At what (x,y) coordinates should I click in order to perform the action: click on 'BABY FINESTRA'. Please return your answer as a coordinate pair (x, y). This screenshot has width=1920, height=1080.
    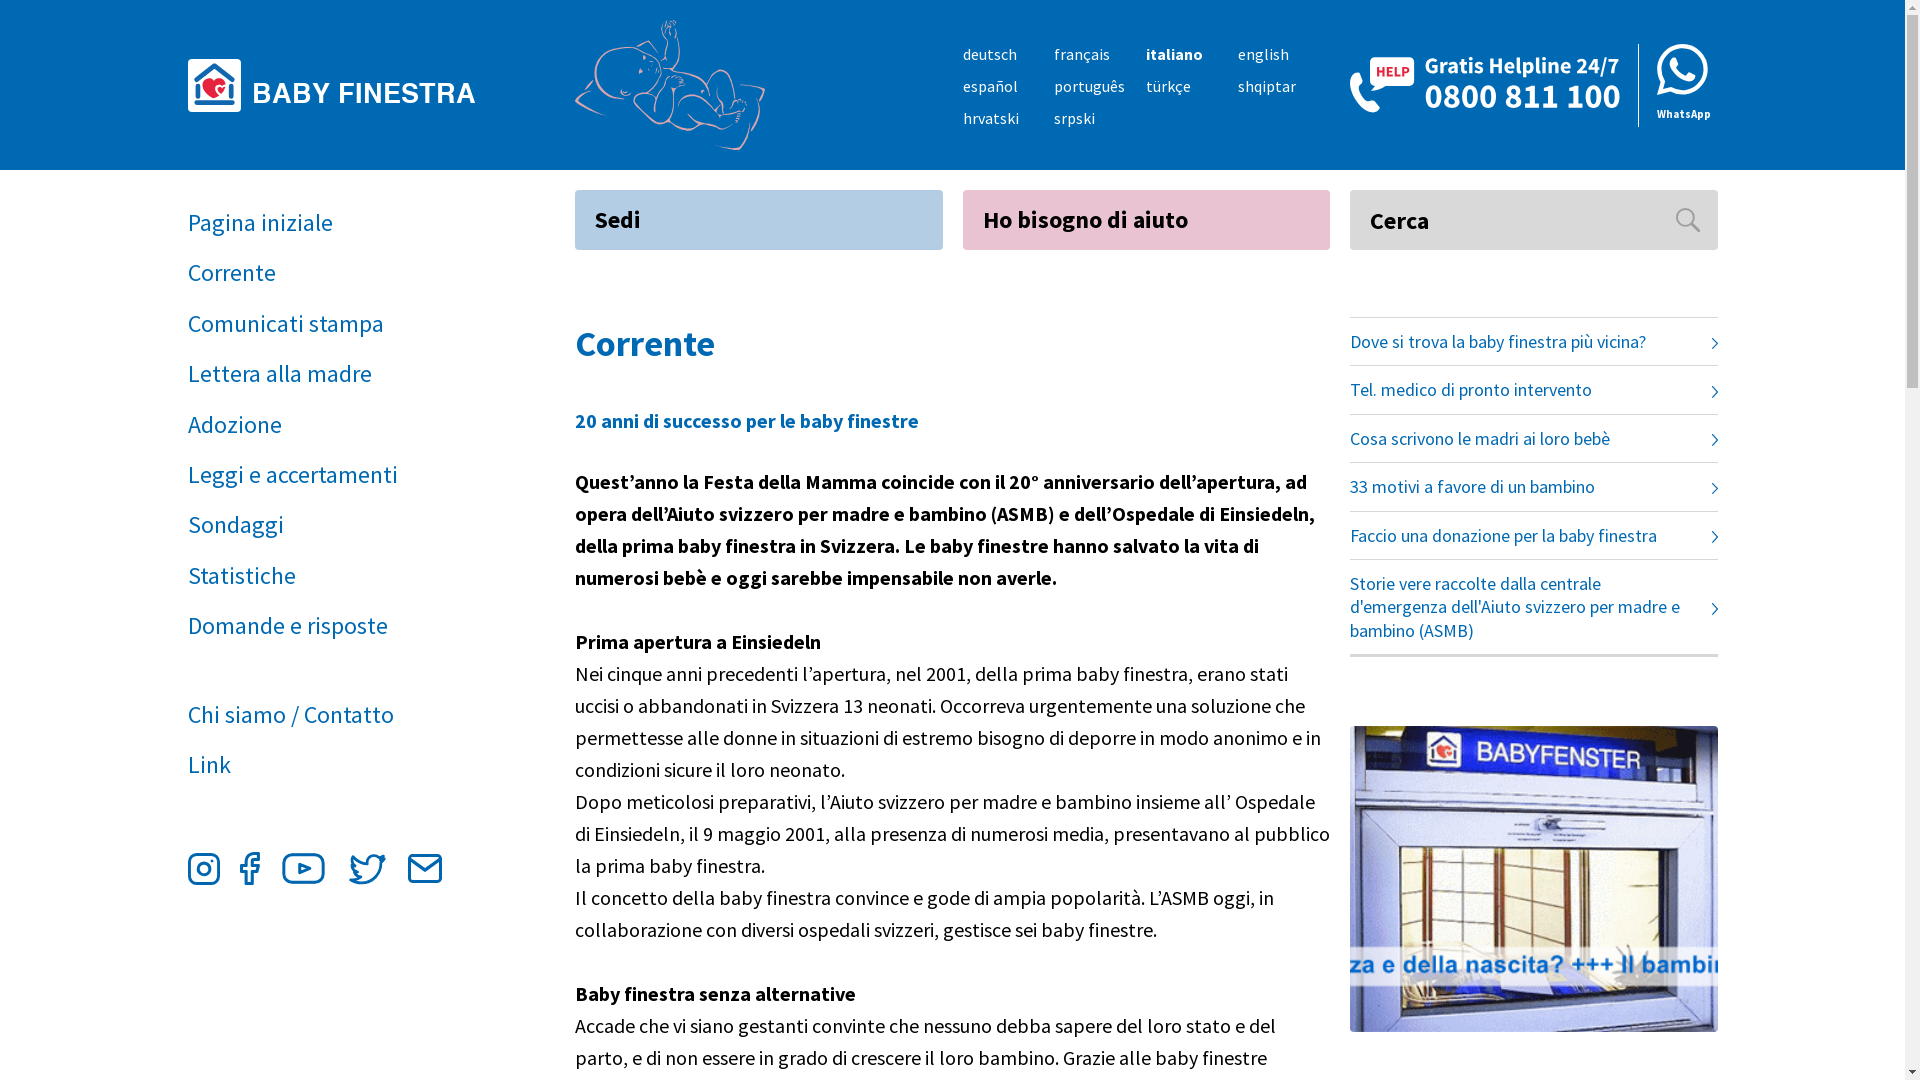
    Looking at the image, I should click on (339, 83).